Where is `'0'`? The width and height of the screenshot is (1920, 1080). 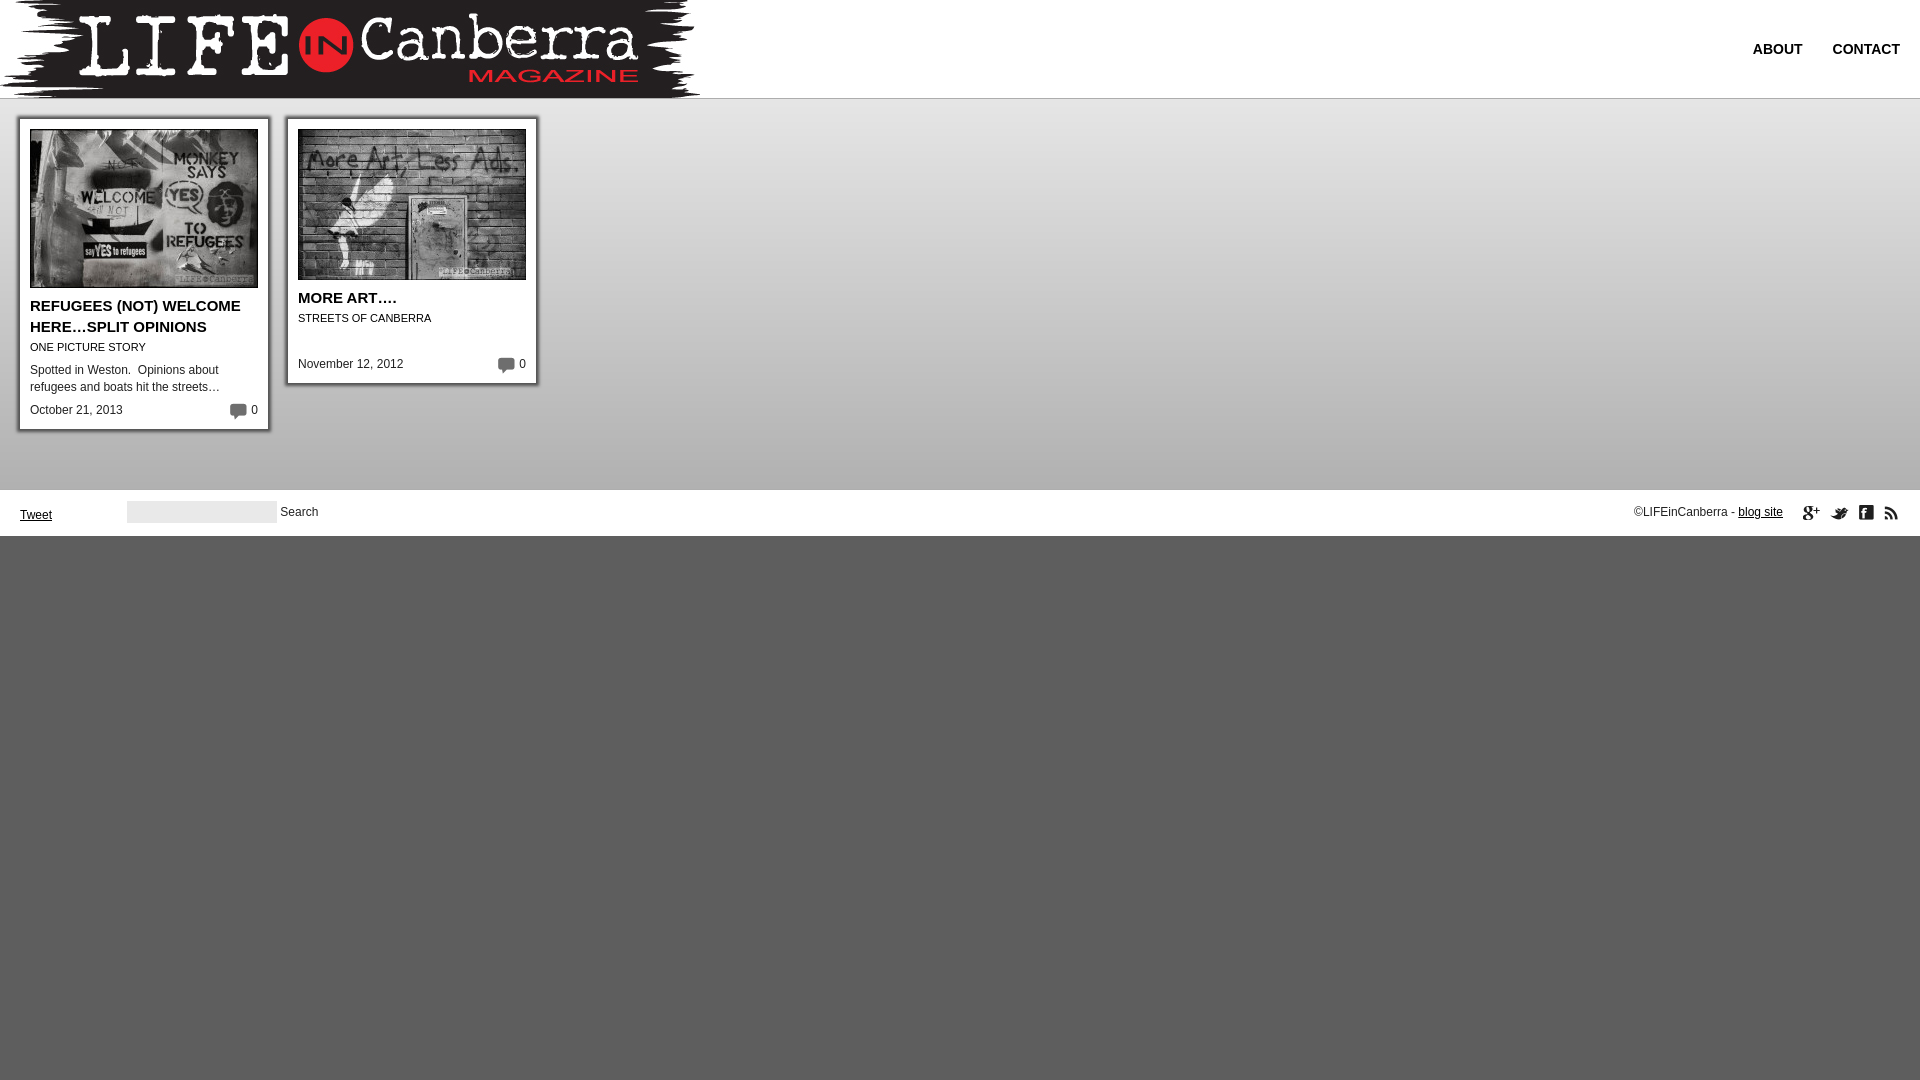
'0' is located at coordinates (227, 408).